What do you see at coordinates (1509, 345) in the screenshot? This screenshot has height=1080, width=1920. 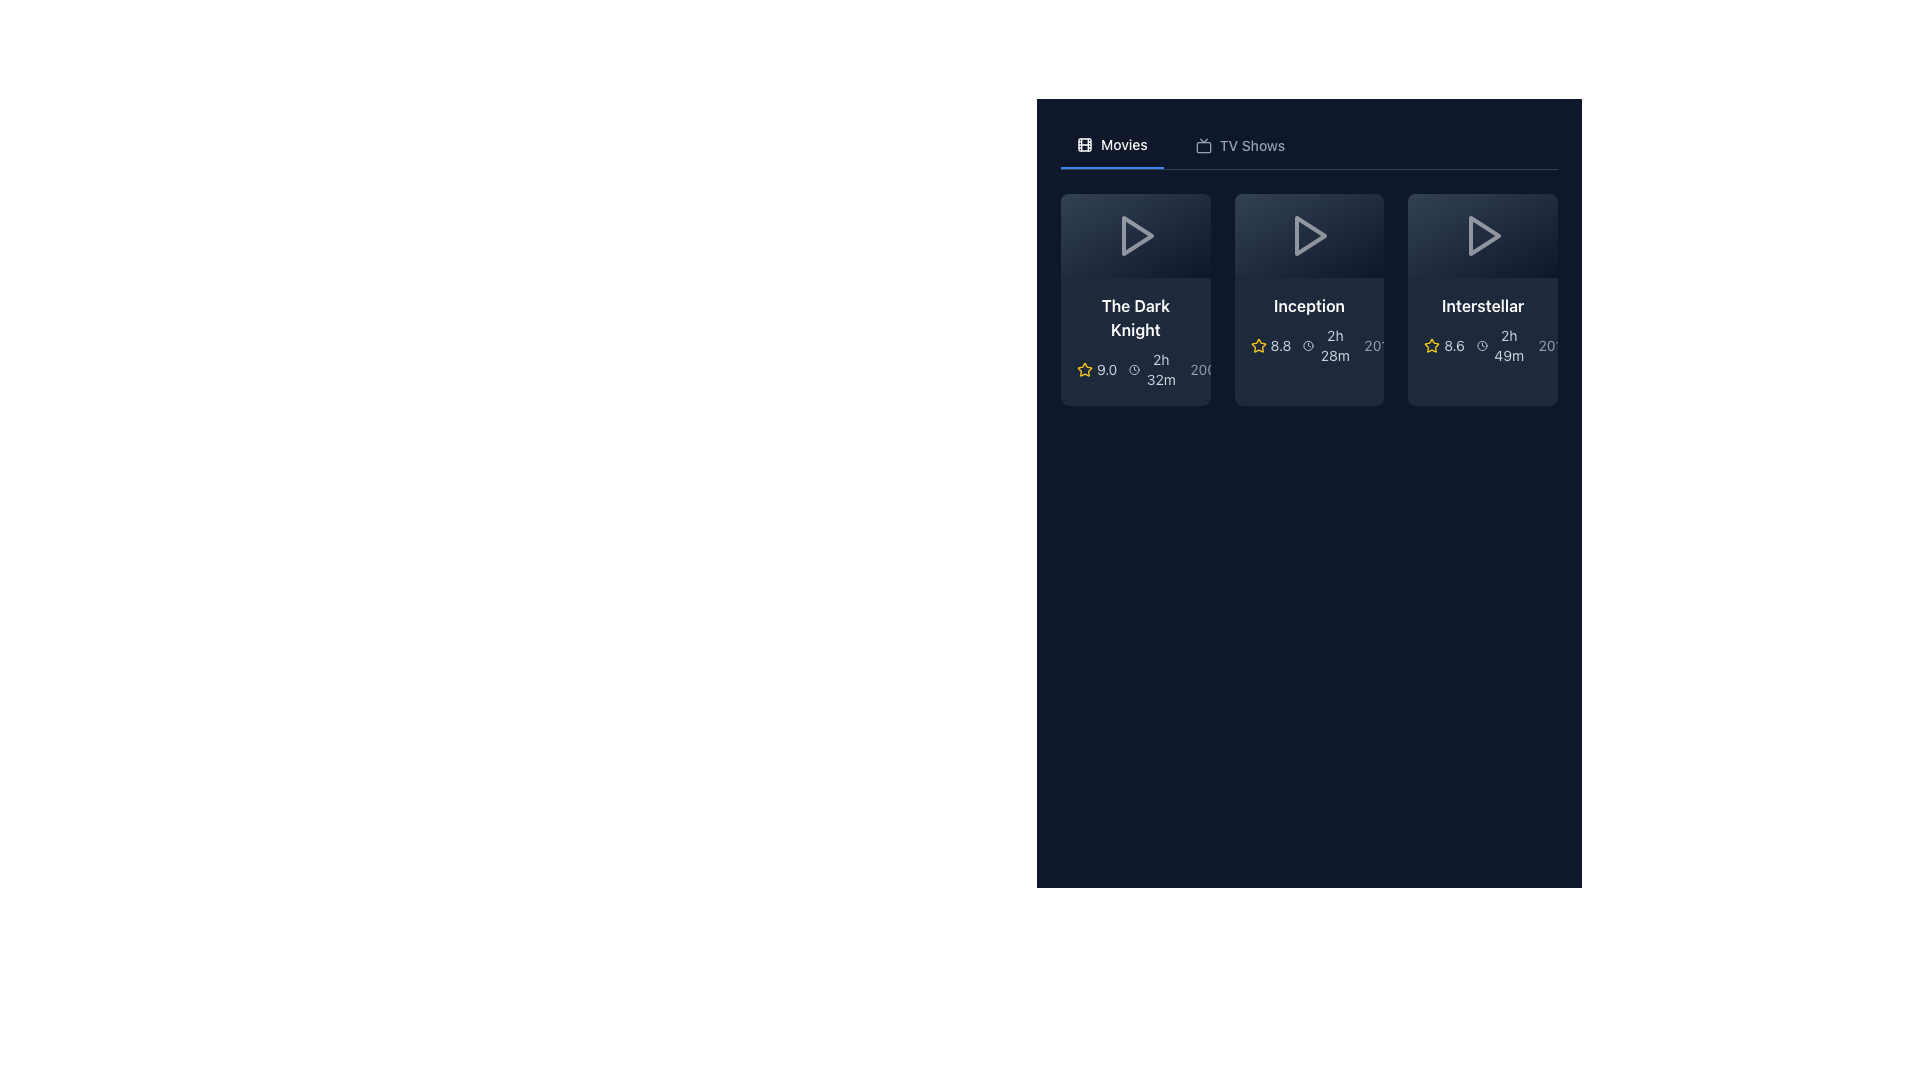 I see `the text label displaying the duration '2h 49m' located in the third card of the movie grid, positioned to the right of the rating '8.6' and below the title 'Interstellar'` at bounding box center [1509, 345].